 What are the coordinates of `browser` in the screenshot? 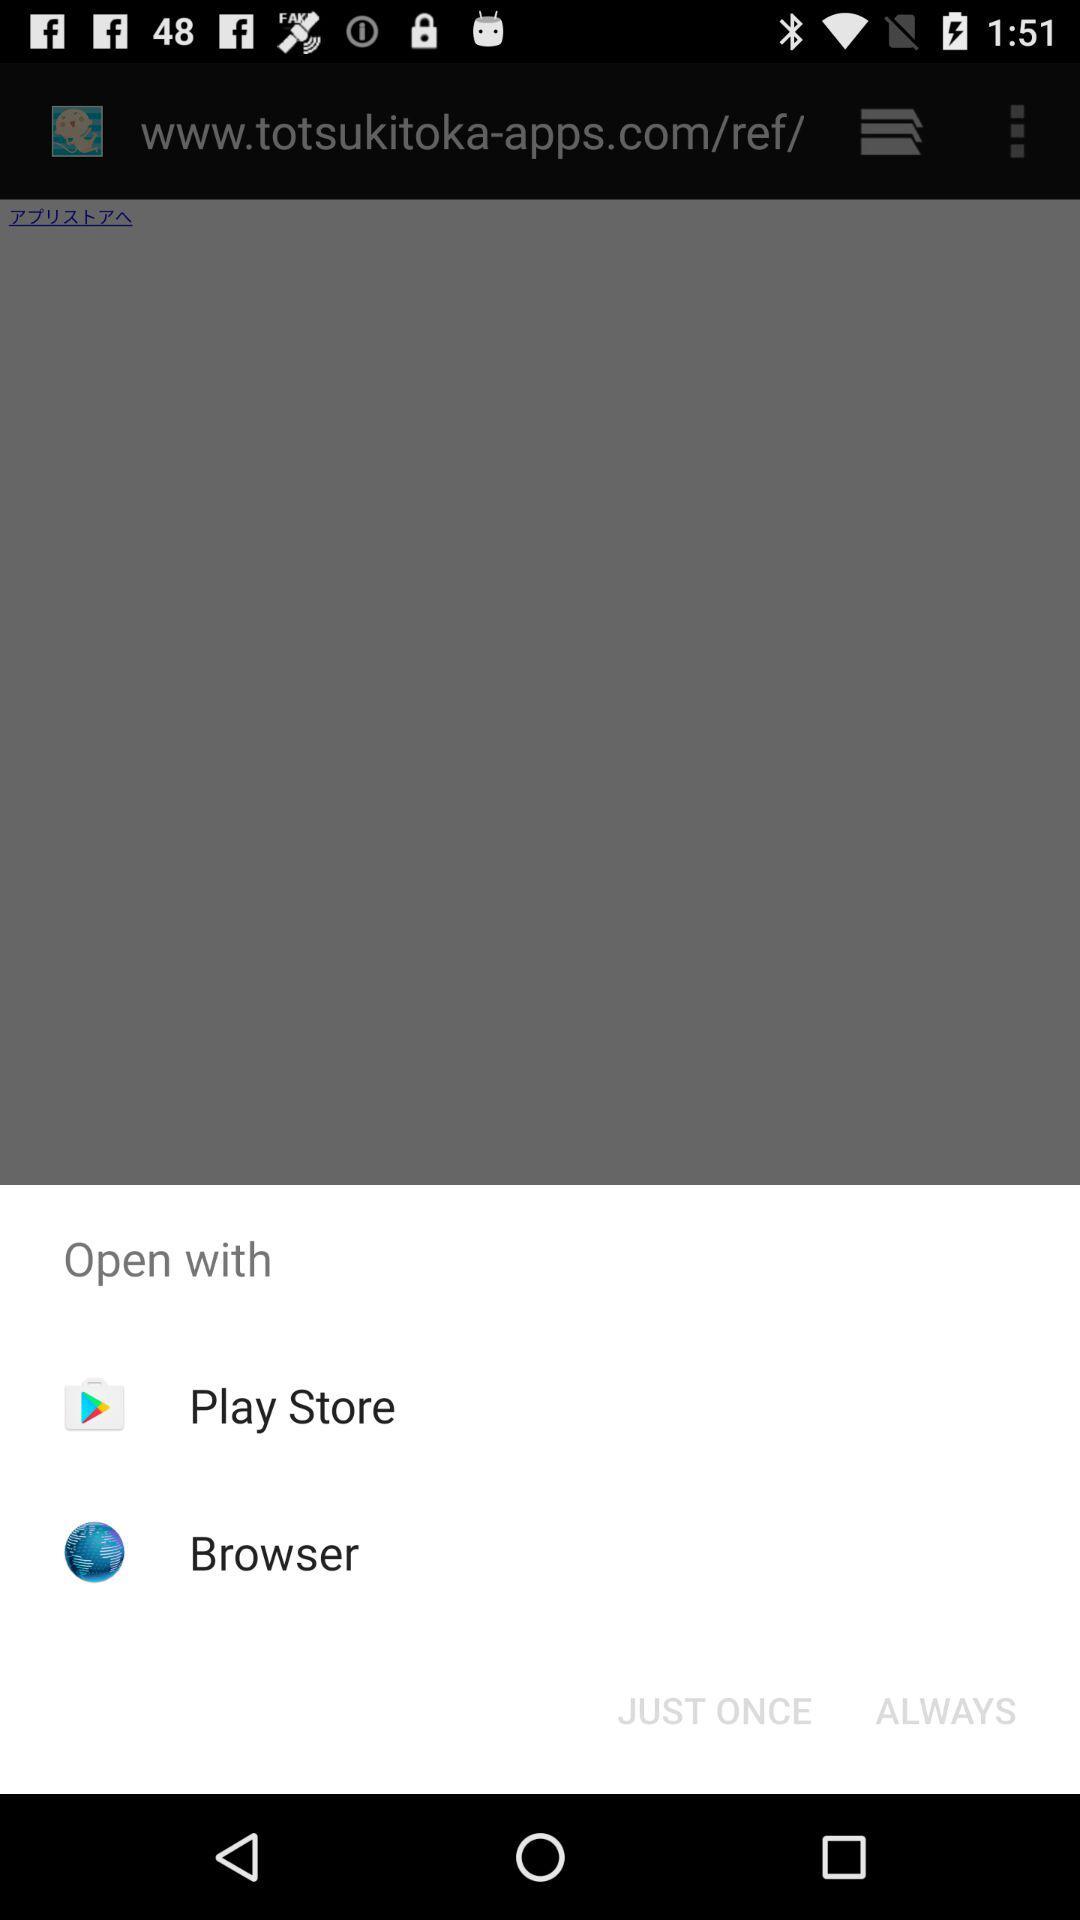 It's located at (274, 1551).